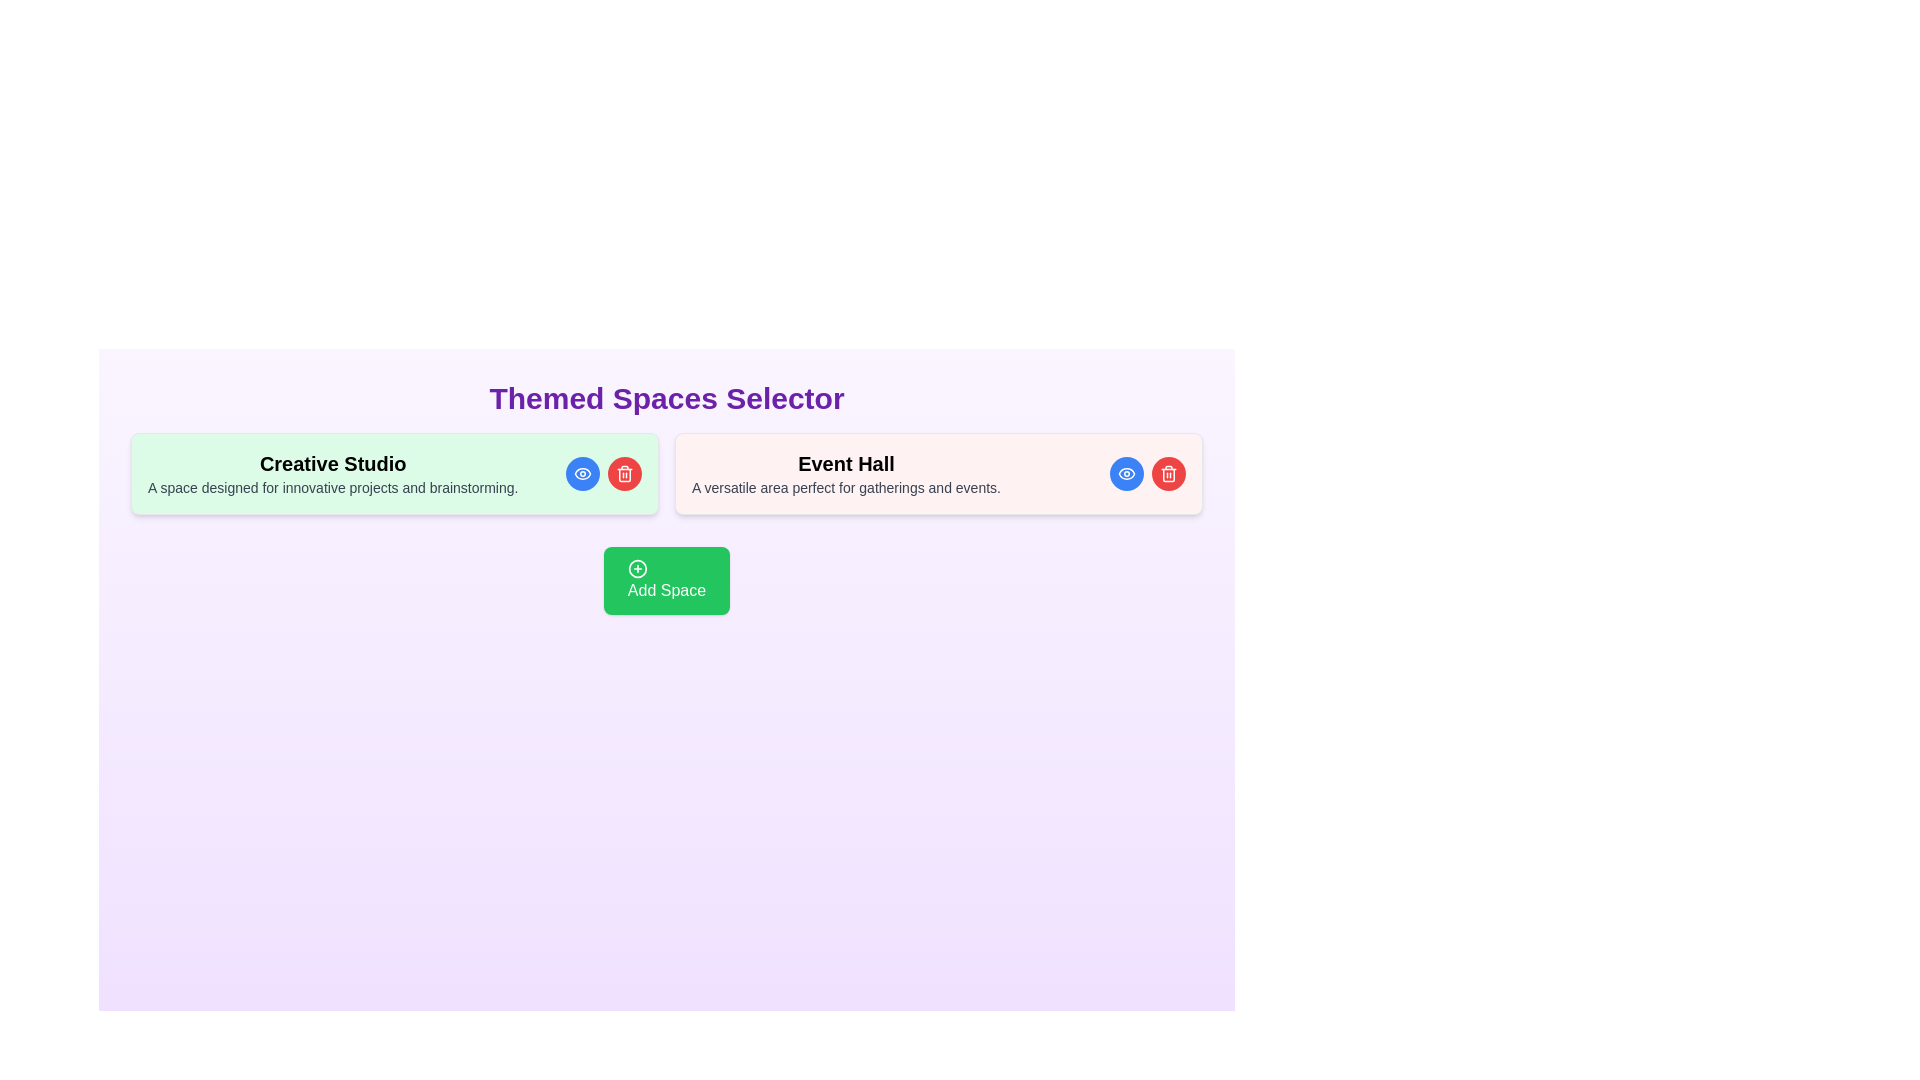 This screenshot has height=1080, width=1920. I want to click on the small gray text element that says "A versatile area perfect for gatherings and events," which is positioned below the text "Event Hall.", so click(846, 488).